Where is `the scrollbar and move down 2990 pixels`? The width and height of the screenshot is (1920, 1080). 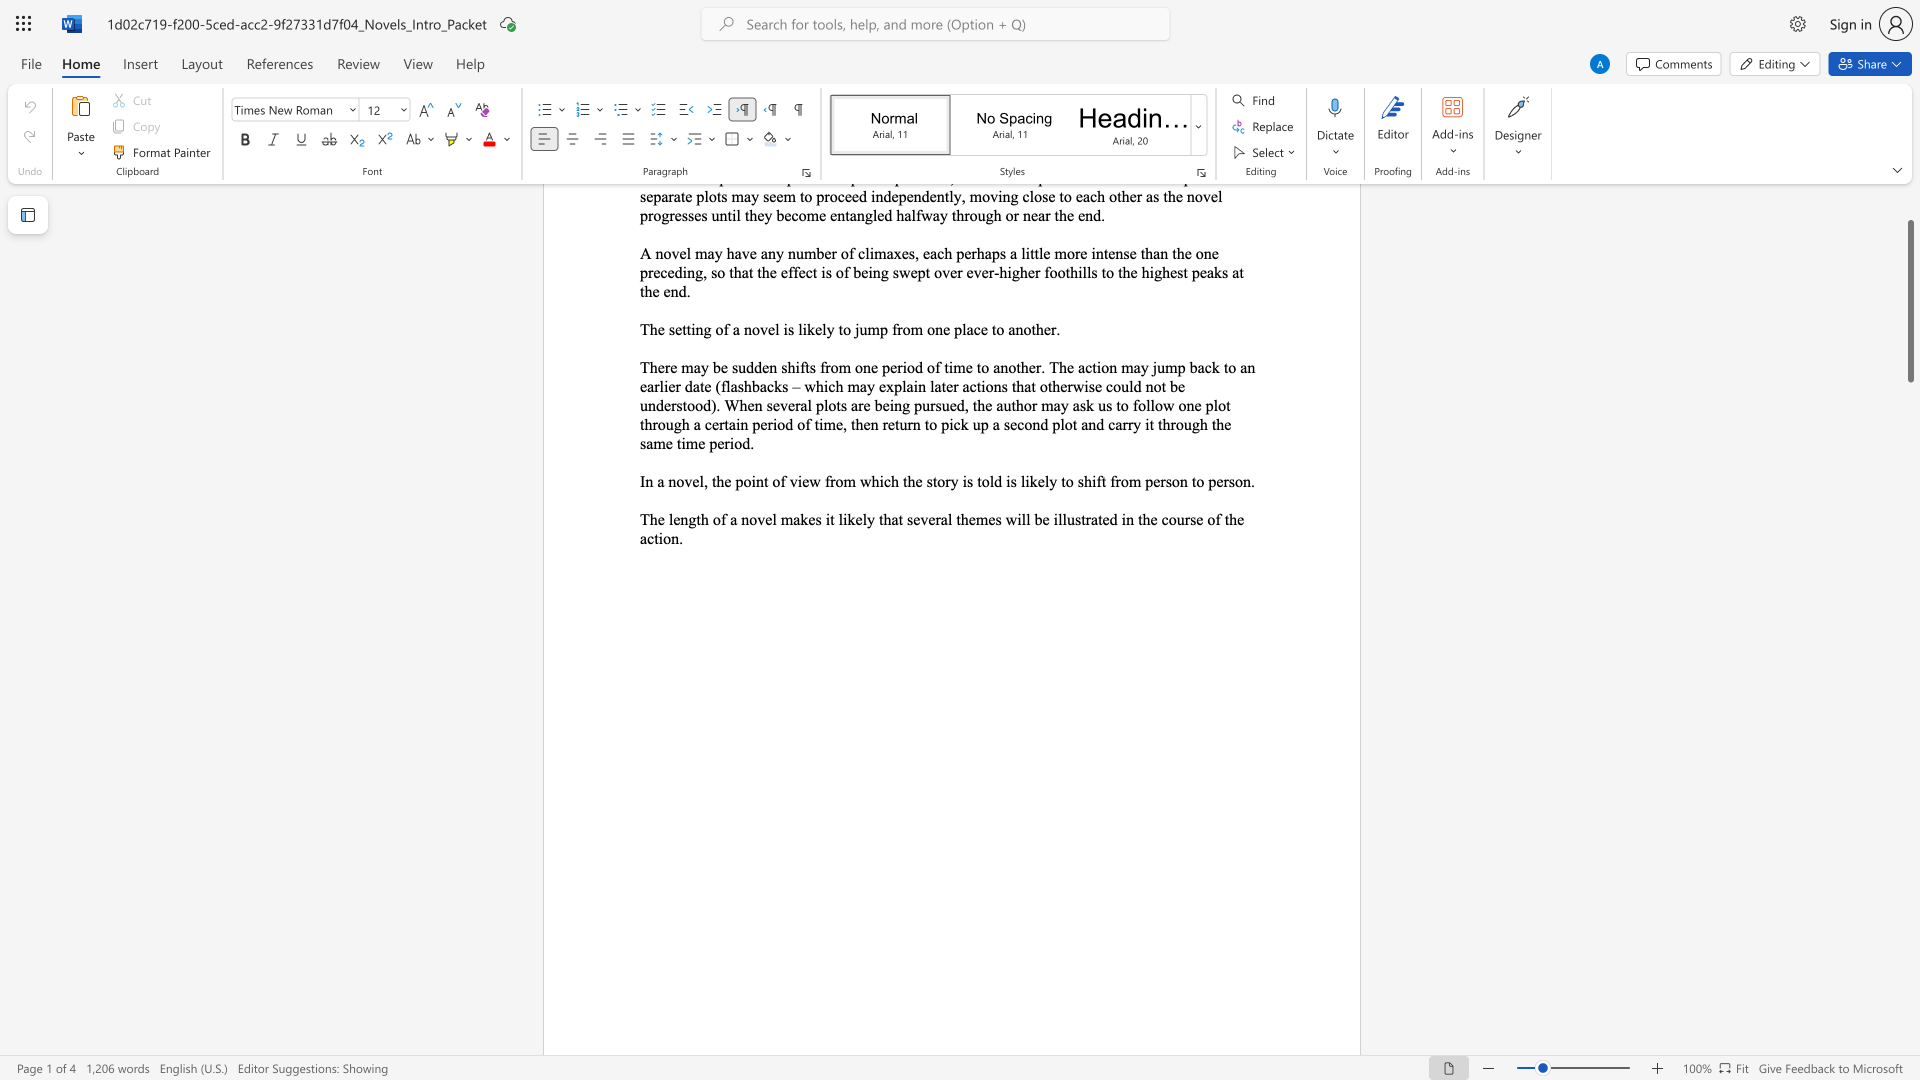 the scrollbar and move down 2990 pixels is located at coordinates (1909, 301).